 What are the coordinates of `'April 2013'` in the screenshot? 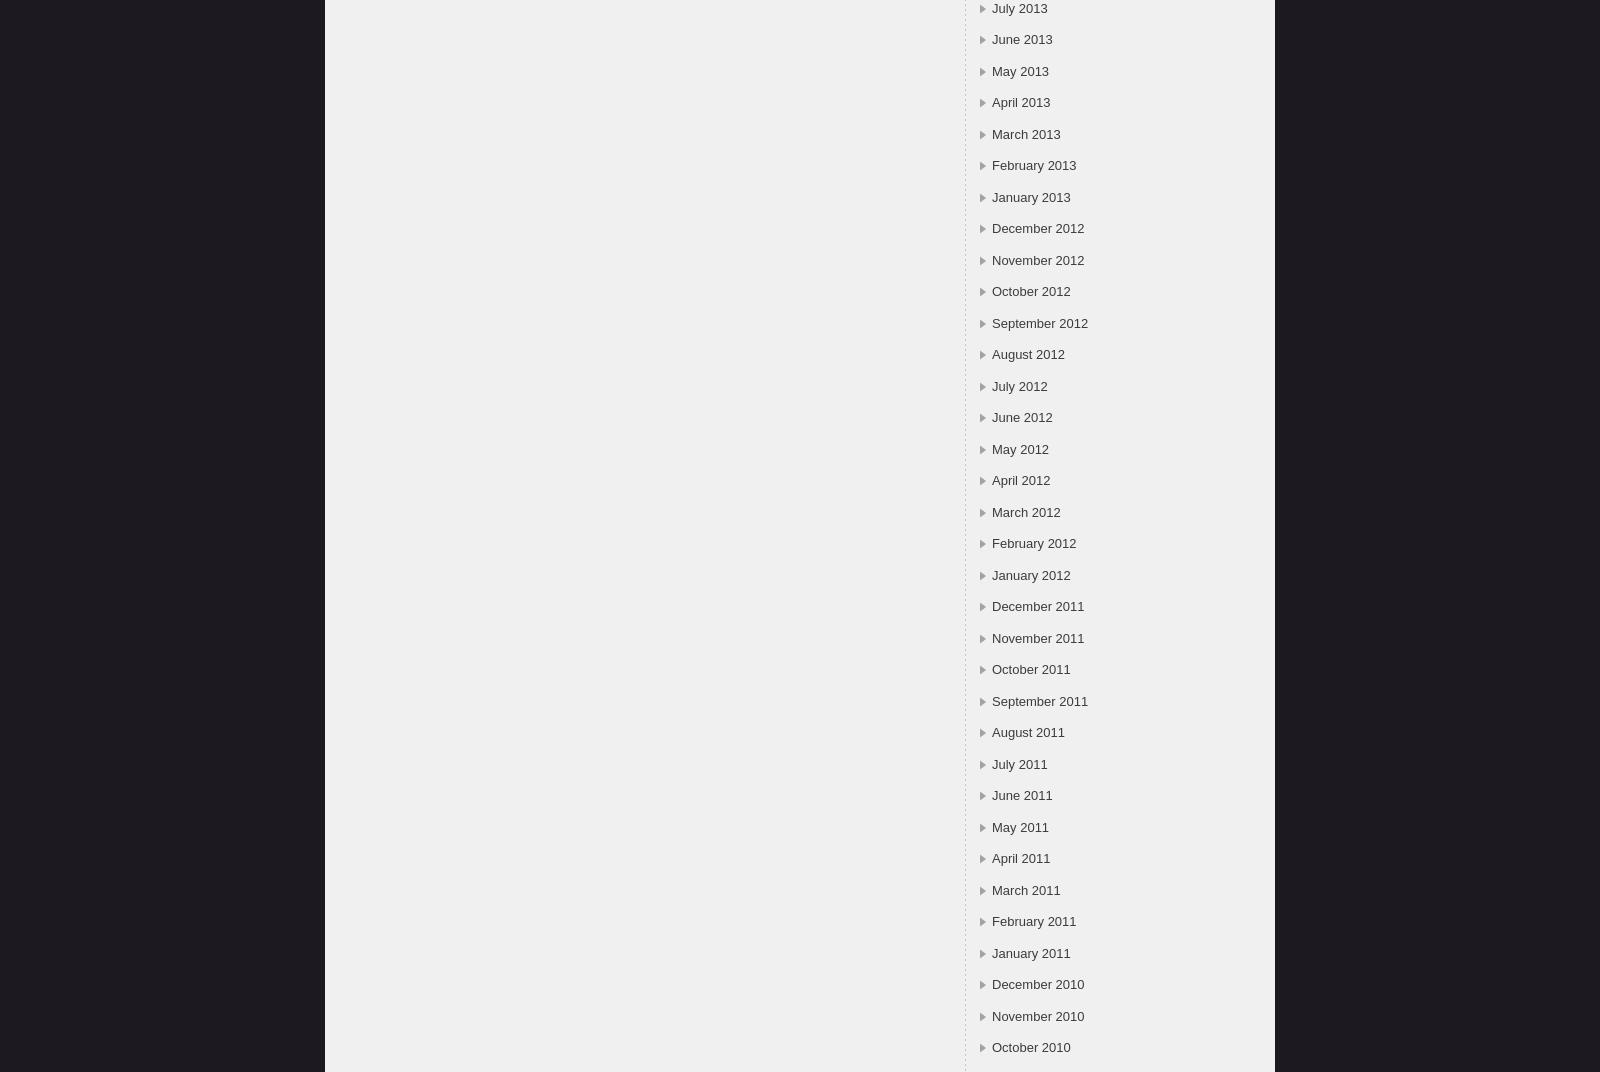 It's located at (1020, 102).